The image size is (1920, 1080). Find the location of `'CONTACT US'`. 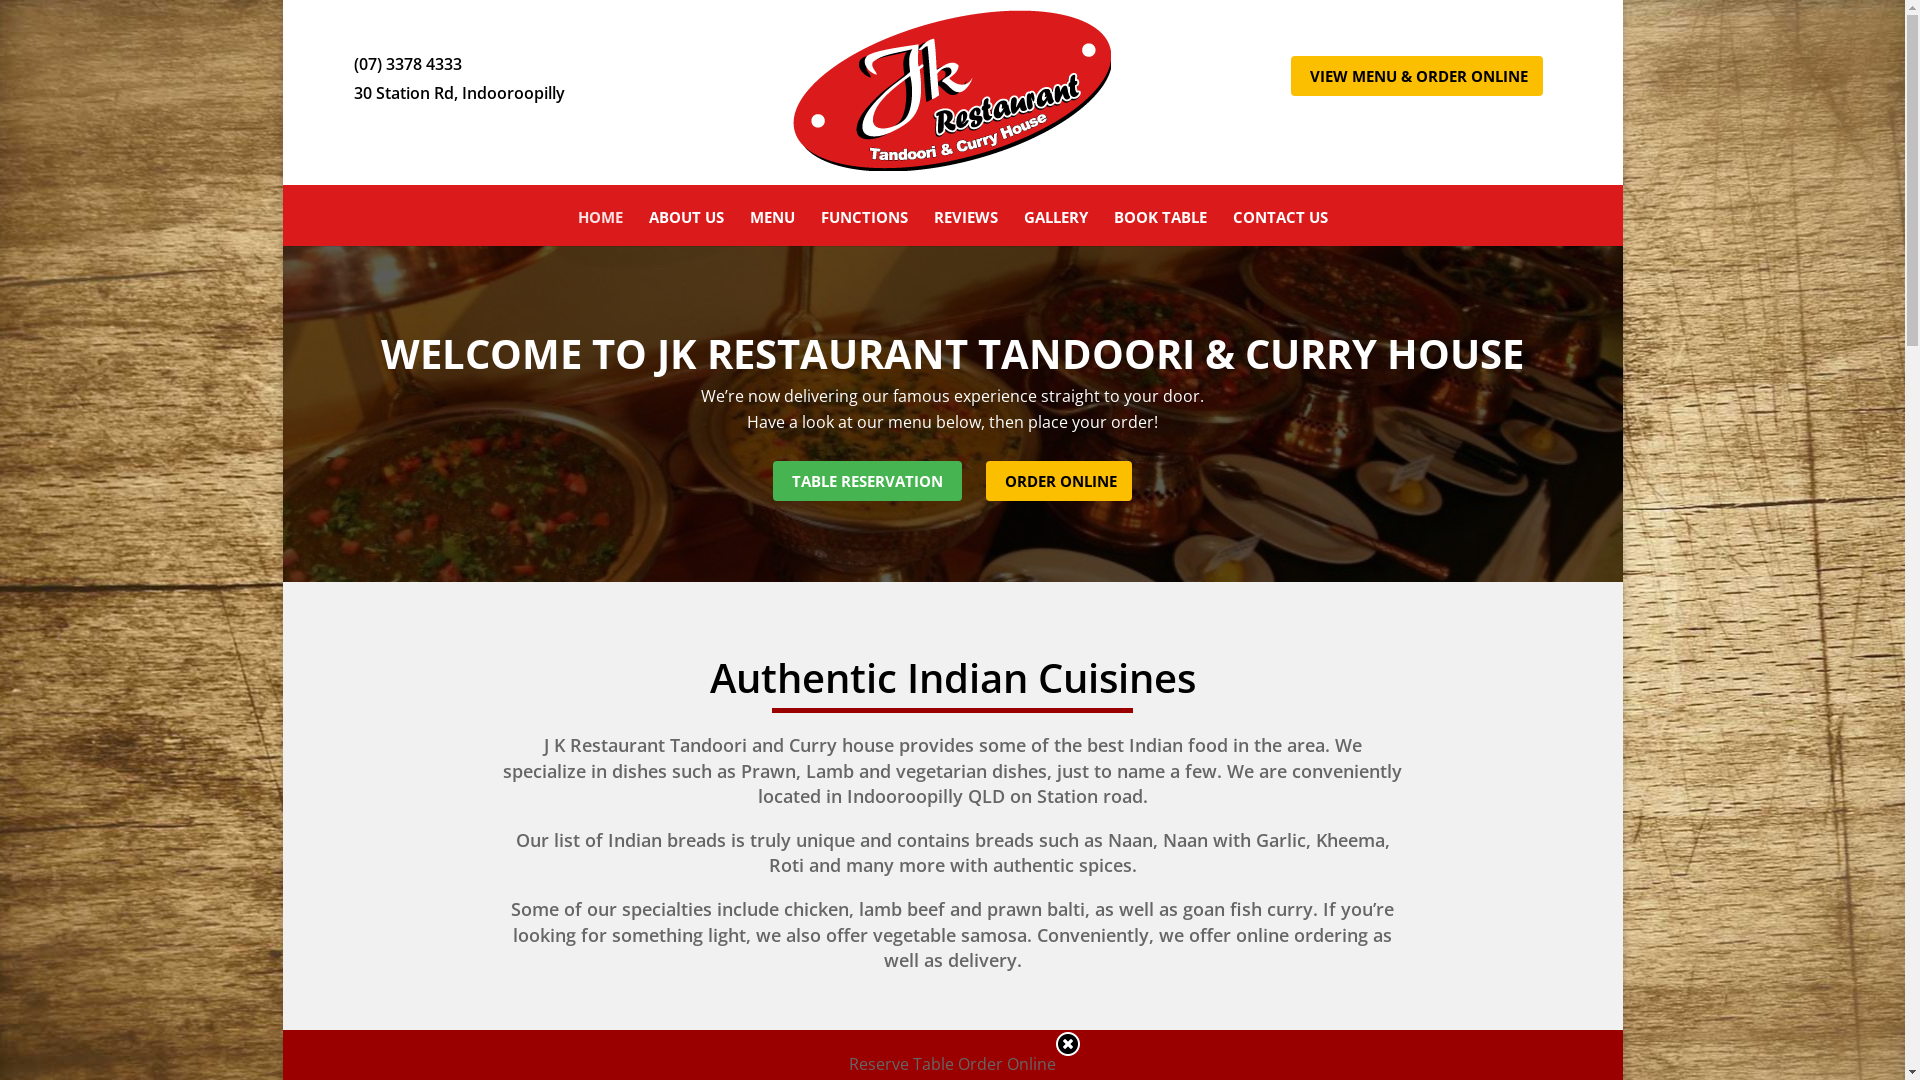

'CONTACT US' is located at coordinates (1278, 226).